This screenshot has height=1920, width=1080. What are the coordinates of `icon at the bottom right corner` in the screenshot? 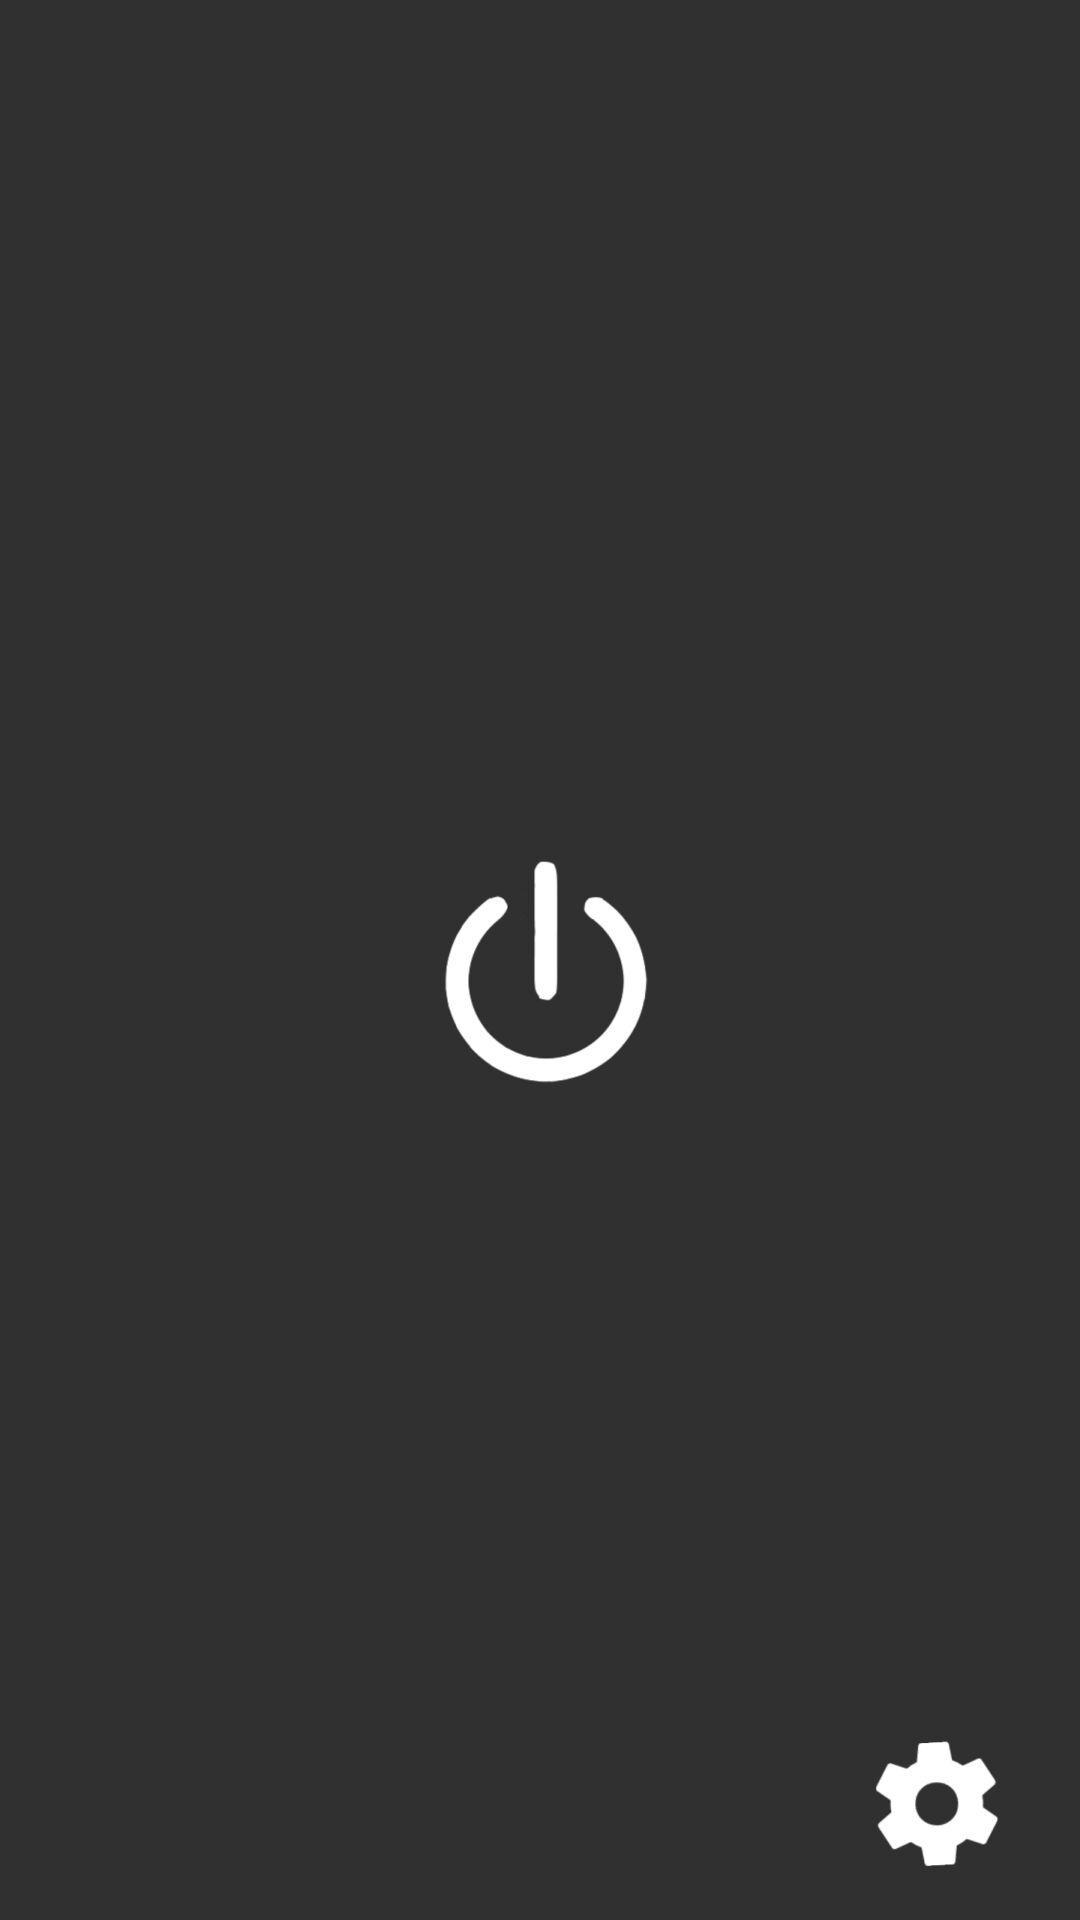 It's located at (936, 1803).